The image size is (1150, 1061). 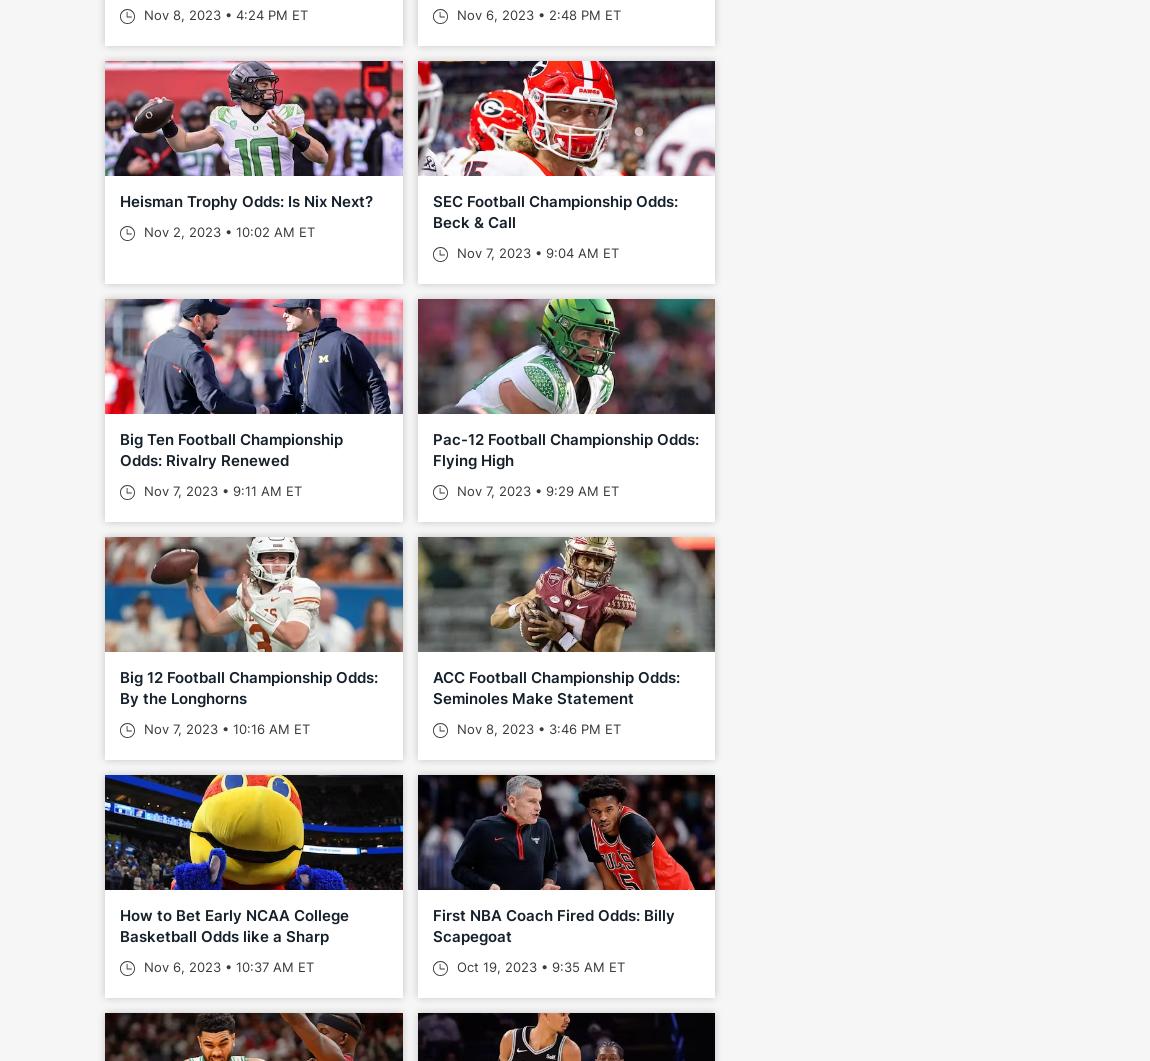 What do you see at coordinates (230, 449) in the screenshot?
I see `'Big Ten Football Championship Odds: Rivalry Renewed'` at bounding box center [230, 449].